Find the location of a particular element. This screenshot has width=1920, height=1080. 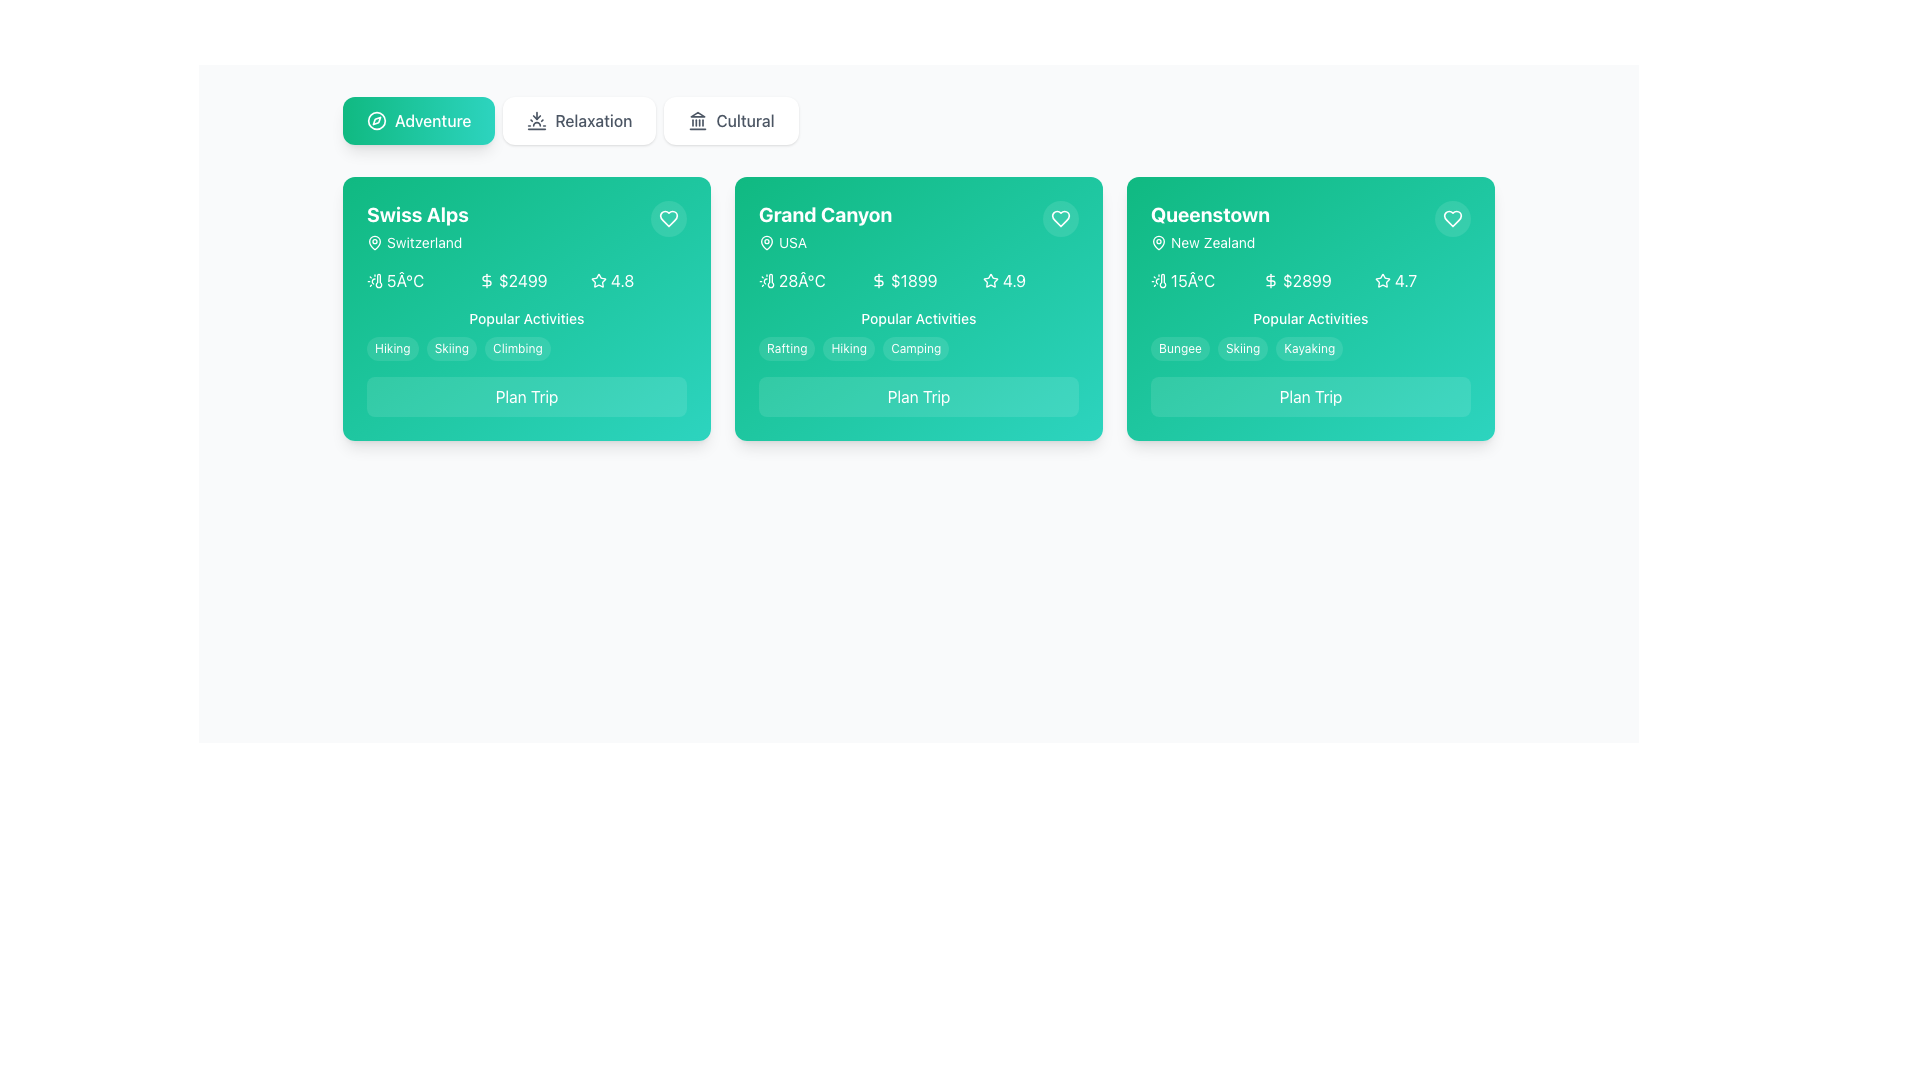

the styled tags in the 'Grand Canyon' card under 'Popular Activities' is located at coordinates (917, 334).